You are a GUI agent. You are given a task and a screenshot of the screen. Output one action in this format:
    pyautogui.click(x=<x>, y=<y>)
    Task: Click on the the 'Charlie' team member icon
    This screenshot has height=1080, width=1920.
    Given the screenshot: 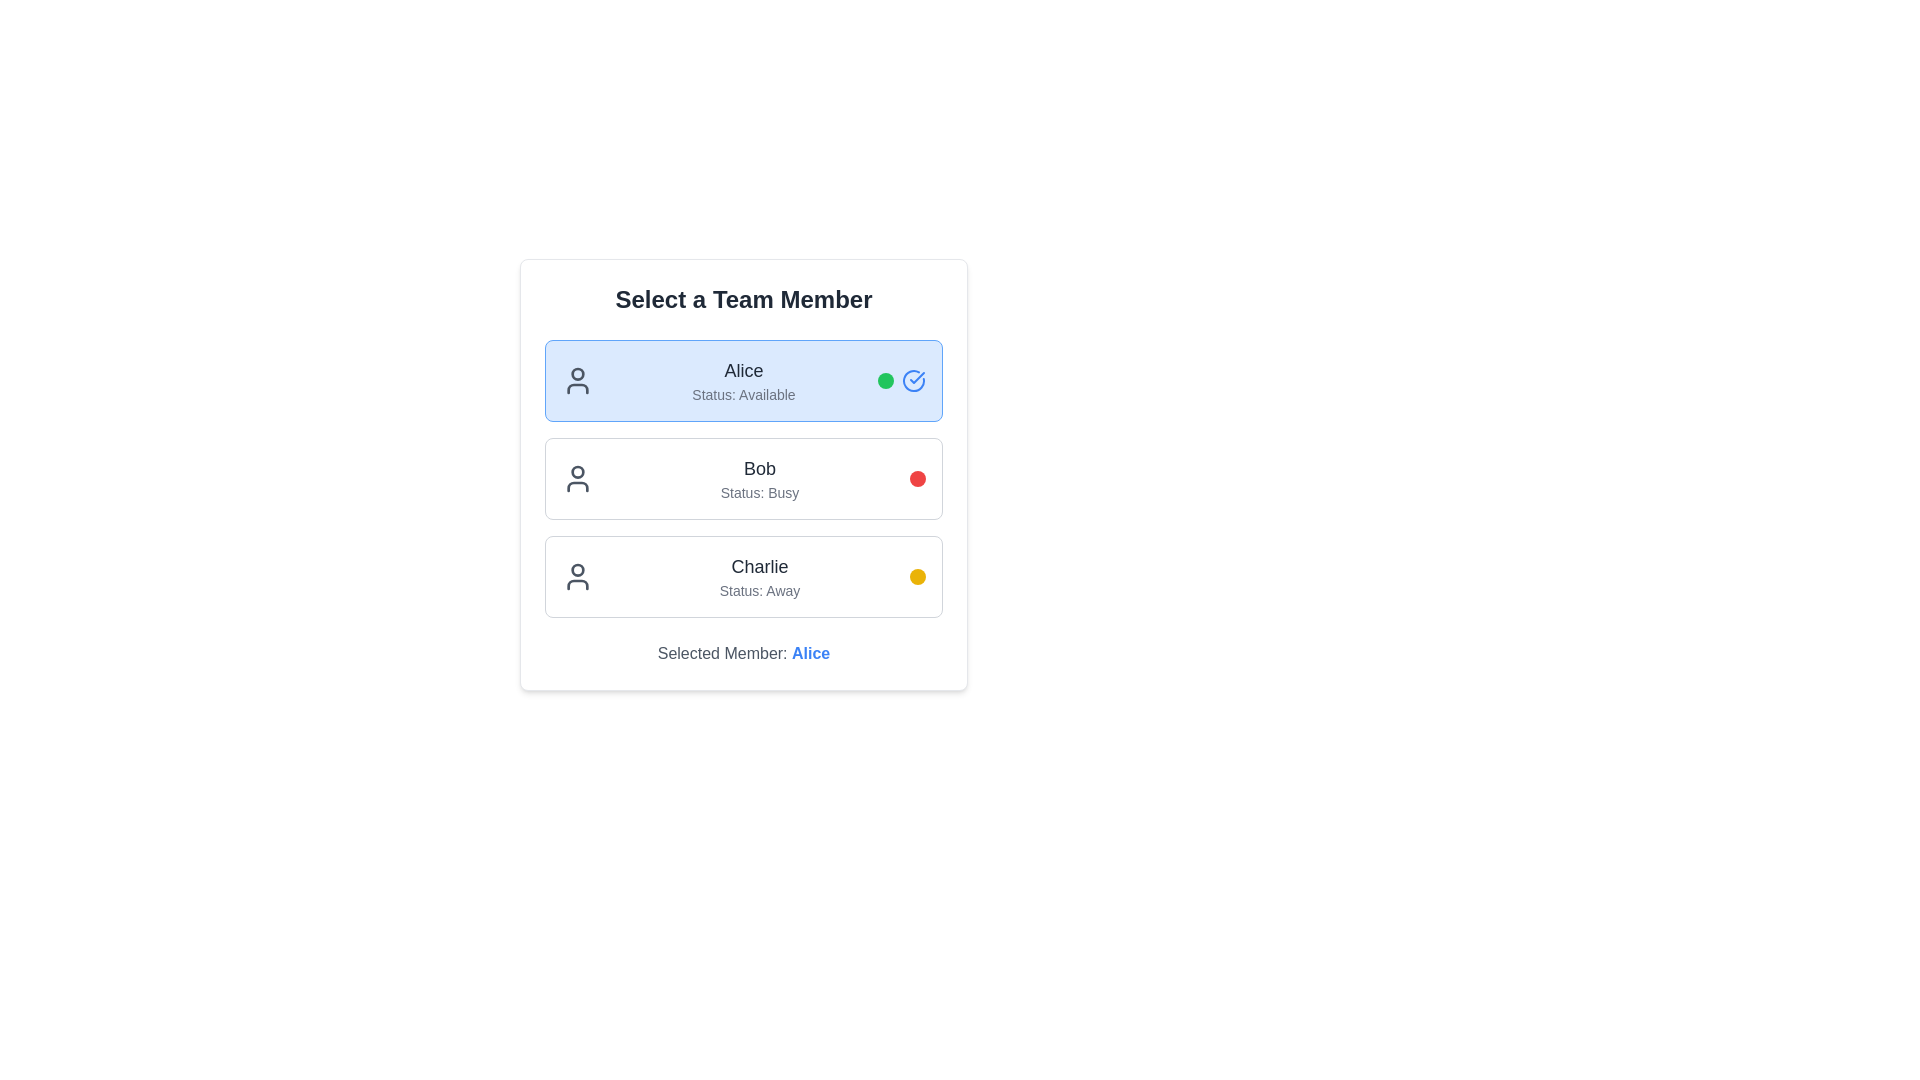 What is the action you would take?
    pyautogui.click(x=576, y=577)
    